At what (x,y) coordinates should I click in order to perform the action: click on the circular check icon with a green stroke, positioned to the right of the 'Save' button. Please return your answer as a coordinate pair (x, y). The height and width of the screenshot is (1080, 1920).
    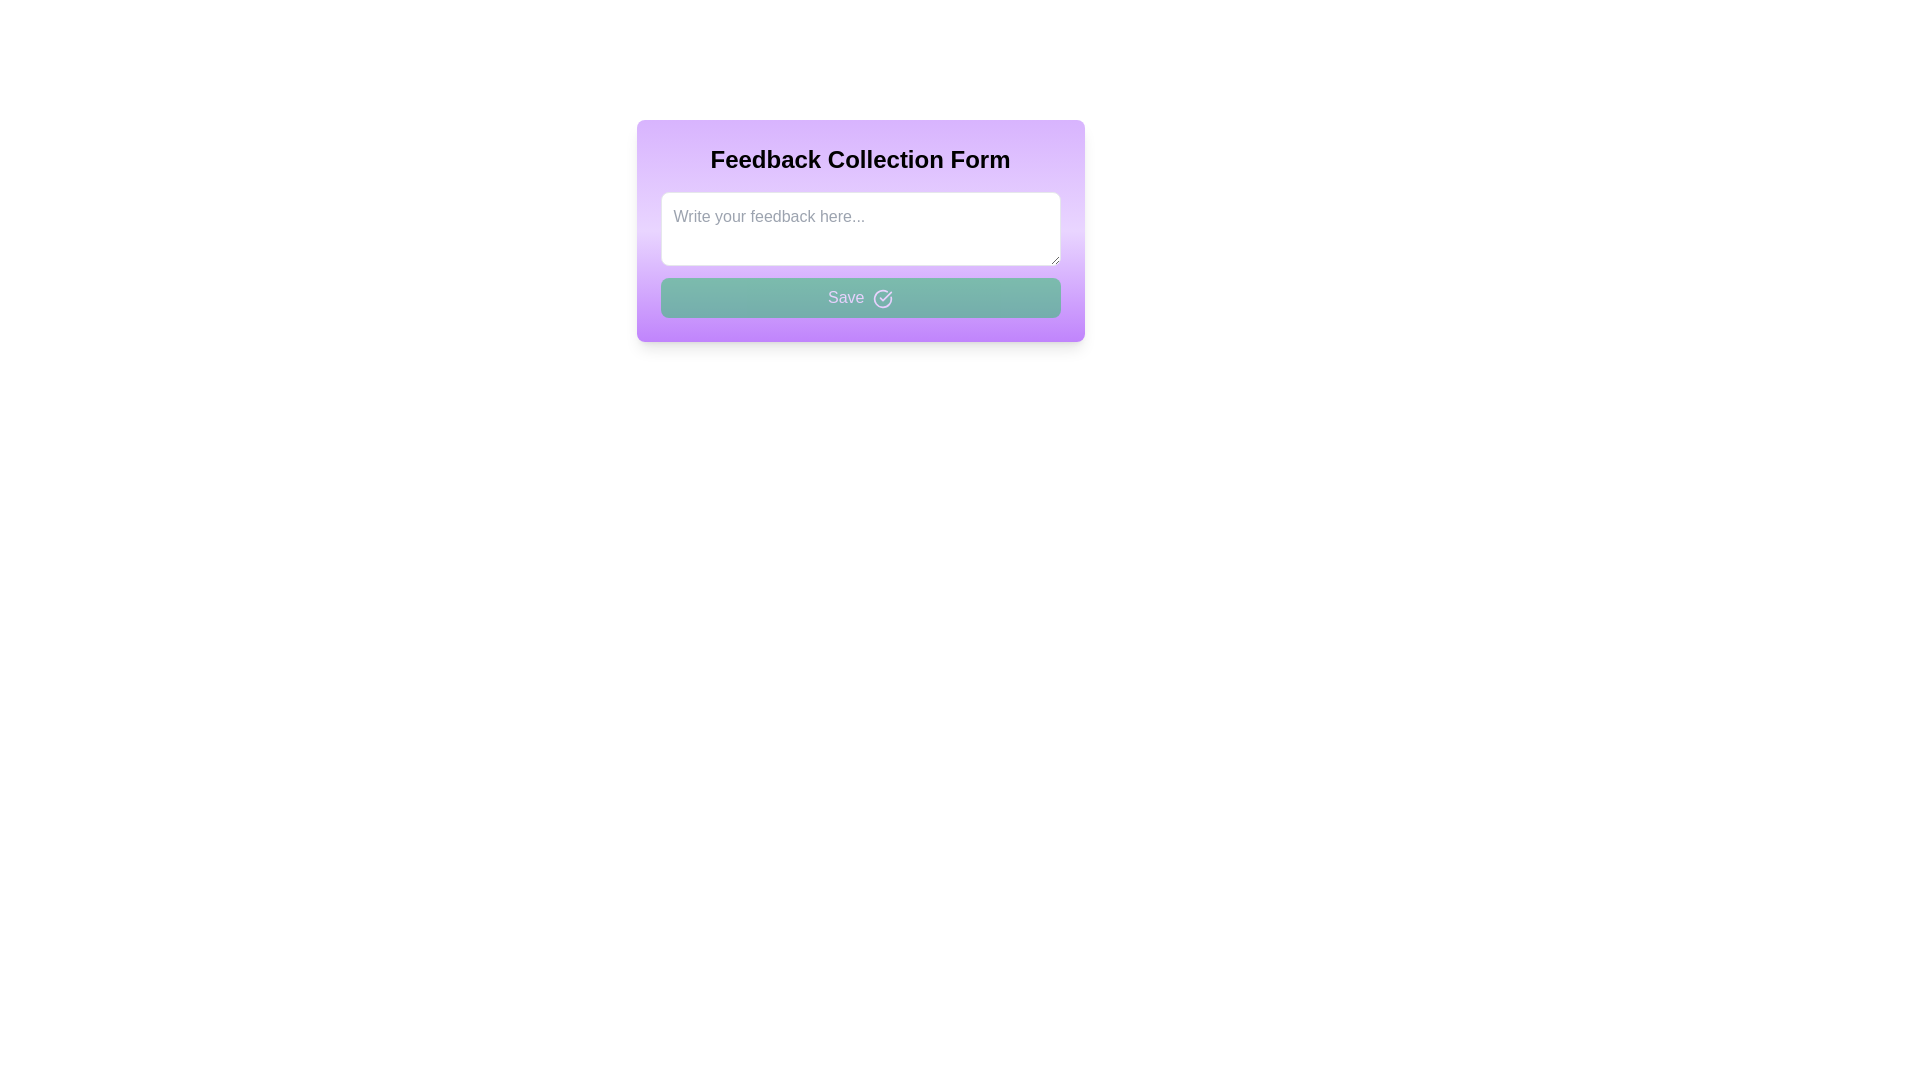
    Looking at the image, I should click on (882, 298).